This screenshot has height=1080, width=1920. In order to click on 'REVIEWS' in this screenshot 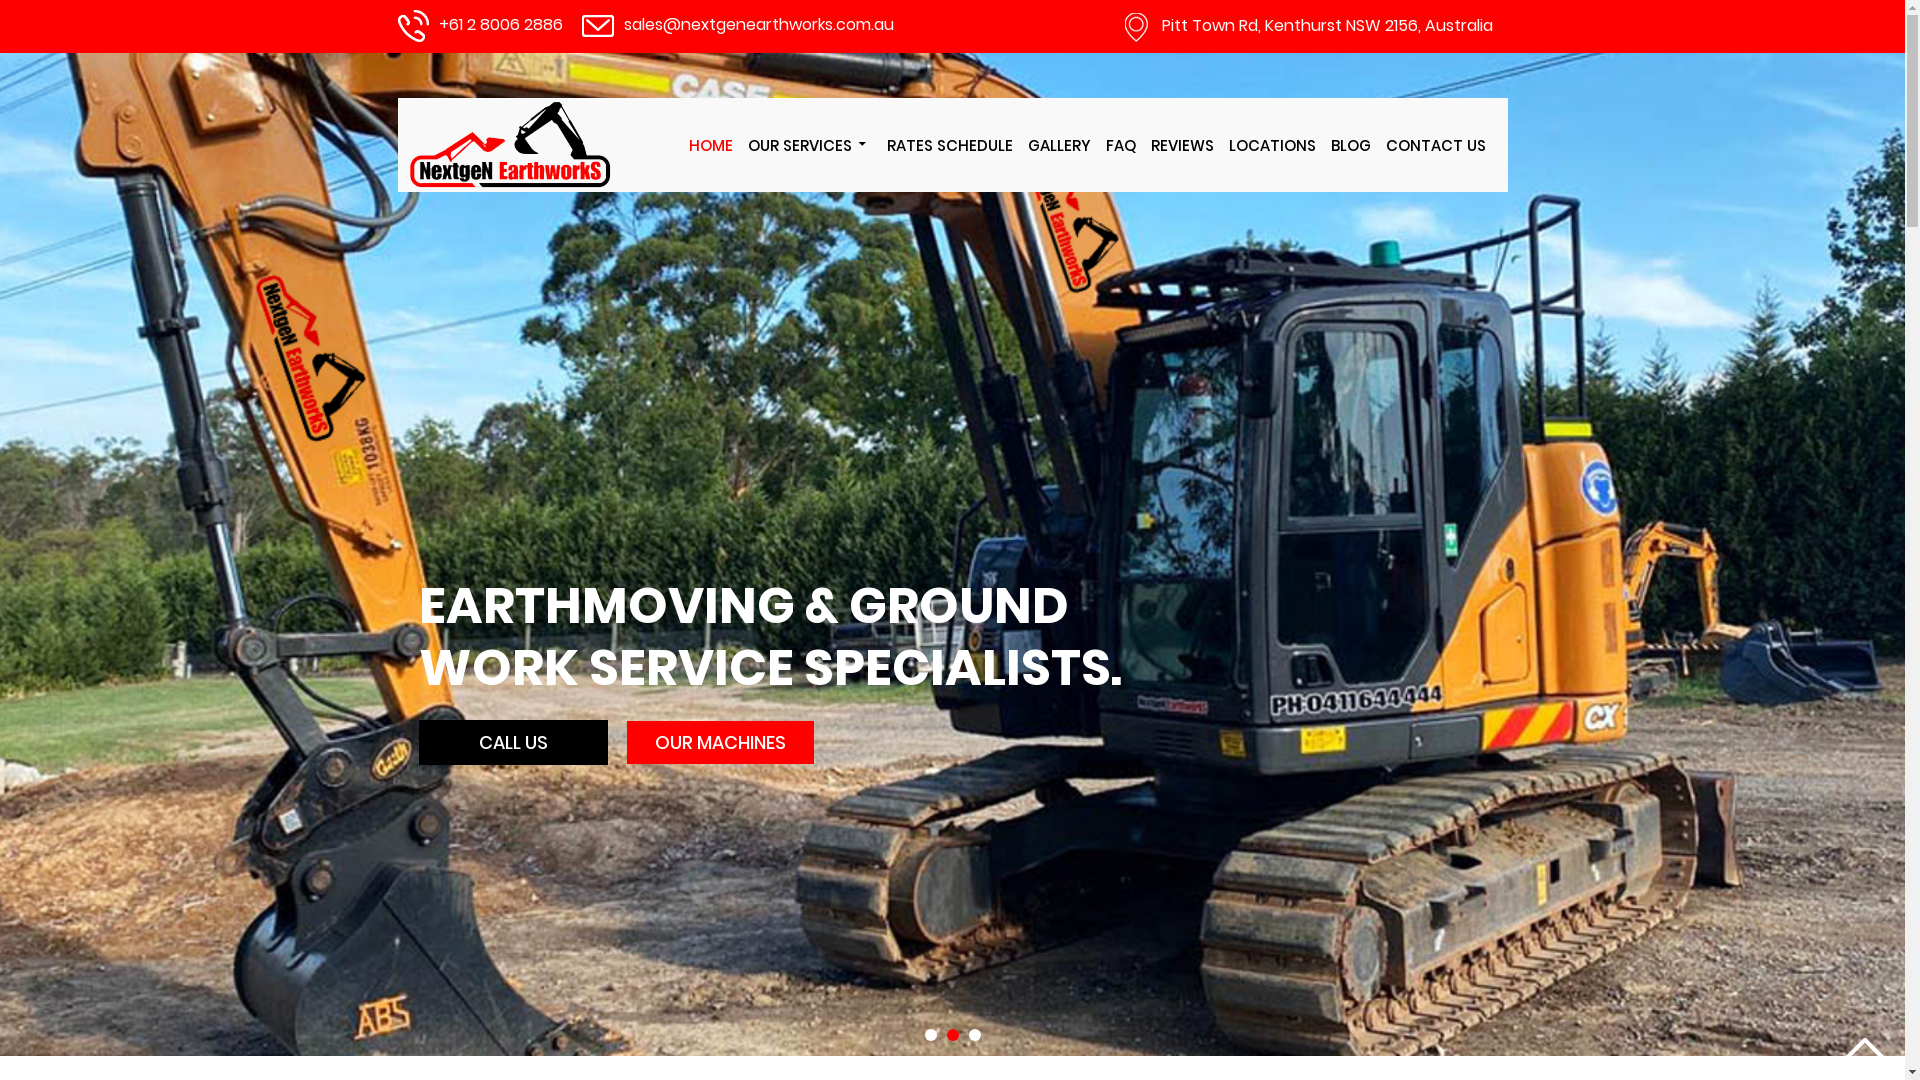, I will do `click(1181, 144)`.